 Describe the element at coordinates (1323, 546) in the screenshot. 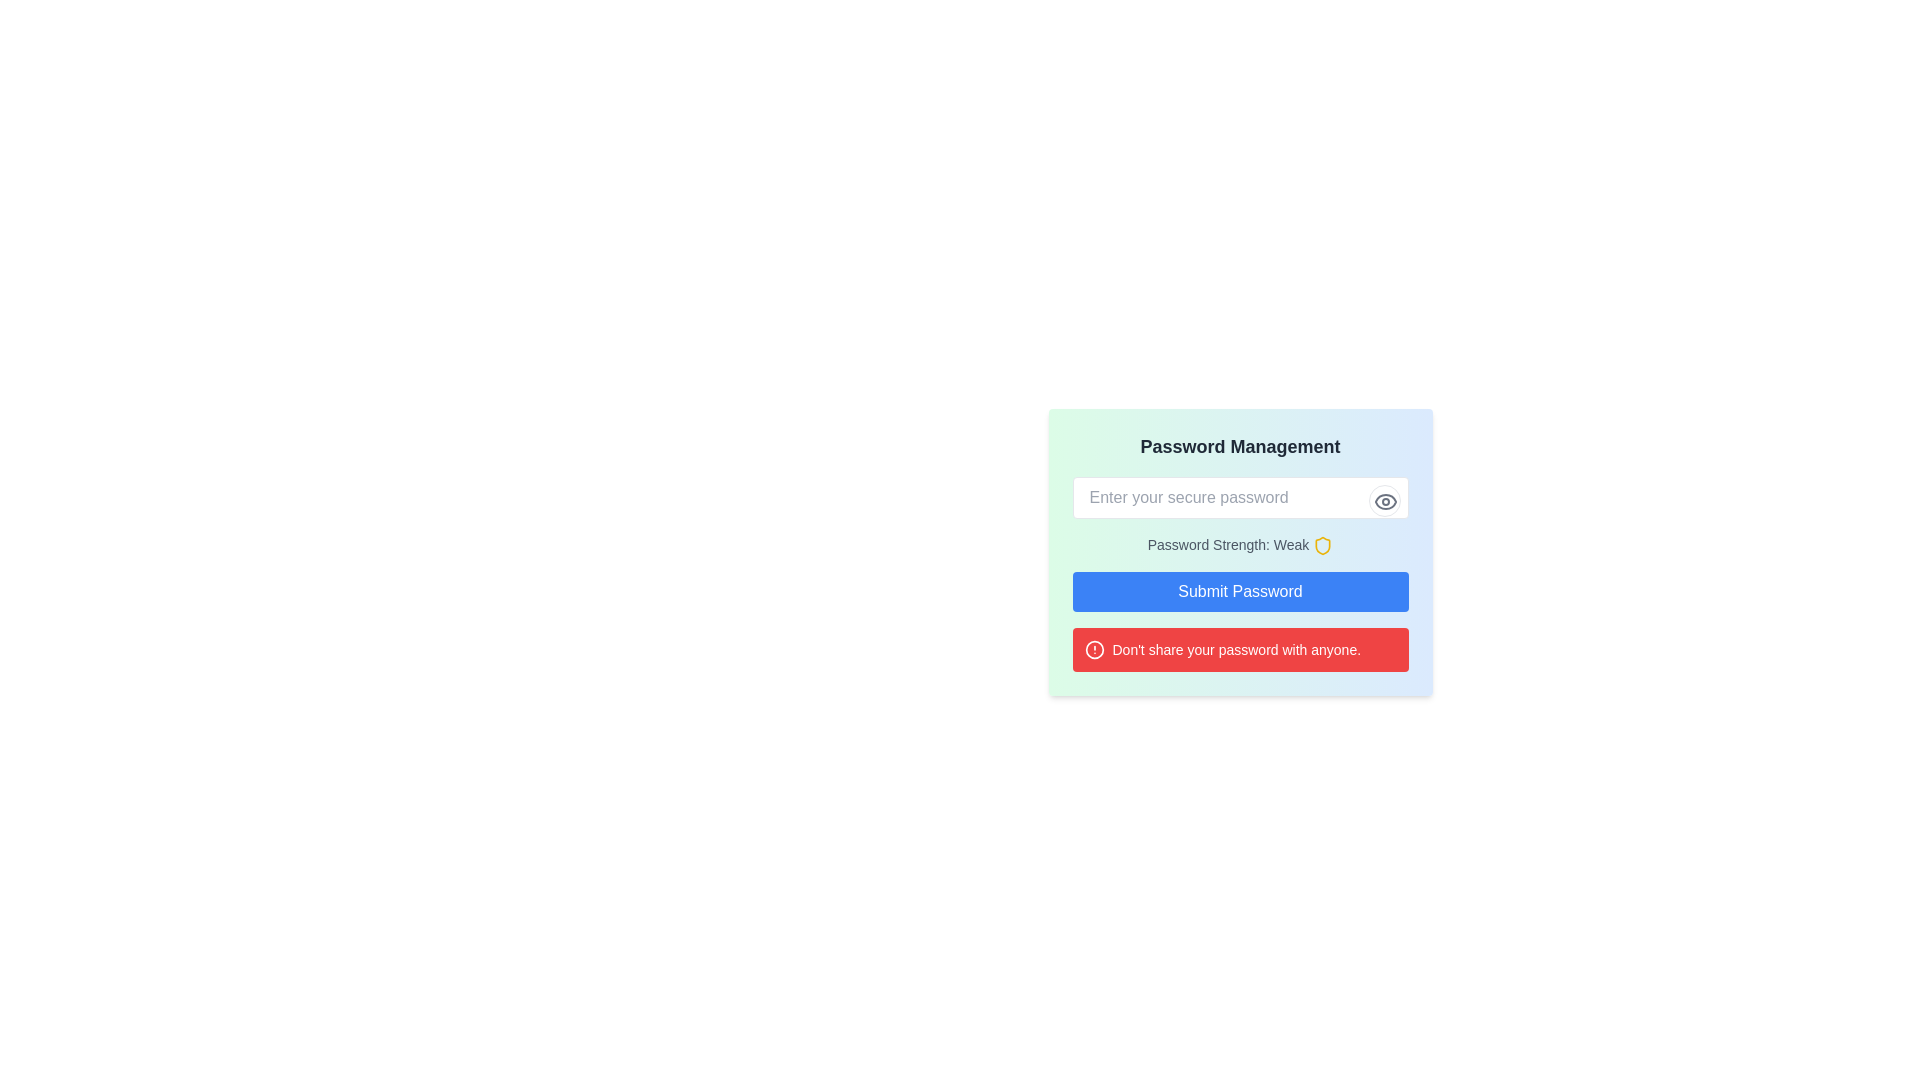

I see `the password strength icon located in the middle-right section of the password management card interface, adjacent to the text 'Password Strength: Weak'` at that location.